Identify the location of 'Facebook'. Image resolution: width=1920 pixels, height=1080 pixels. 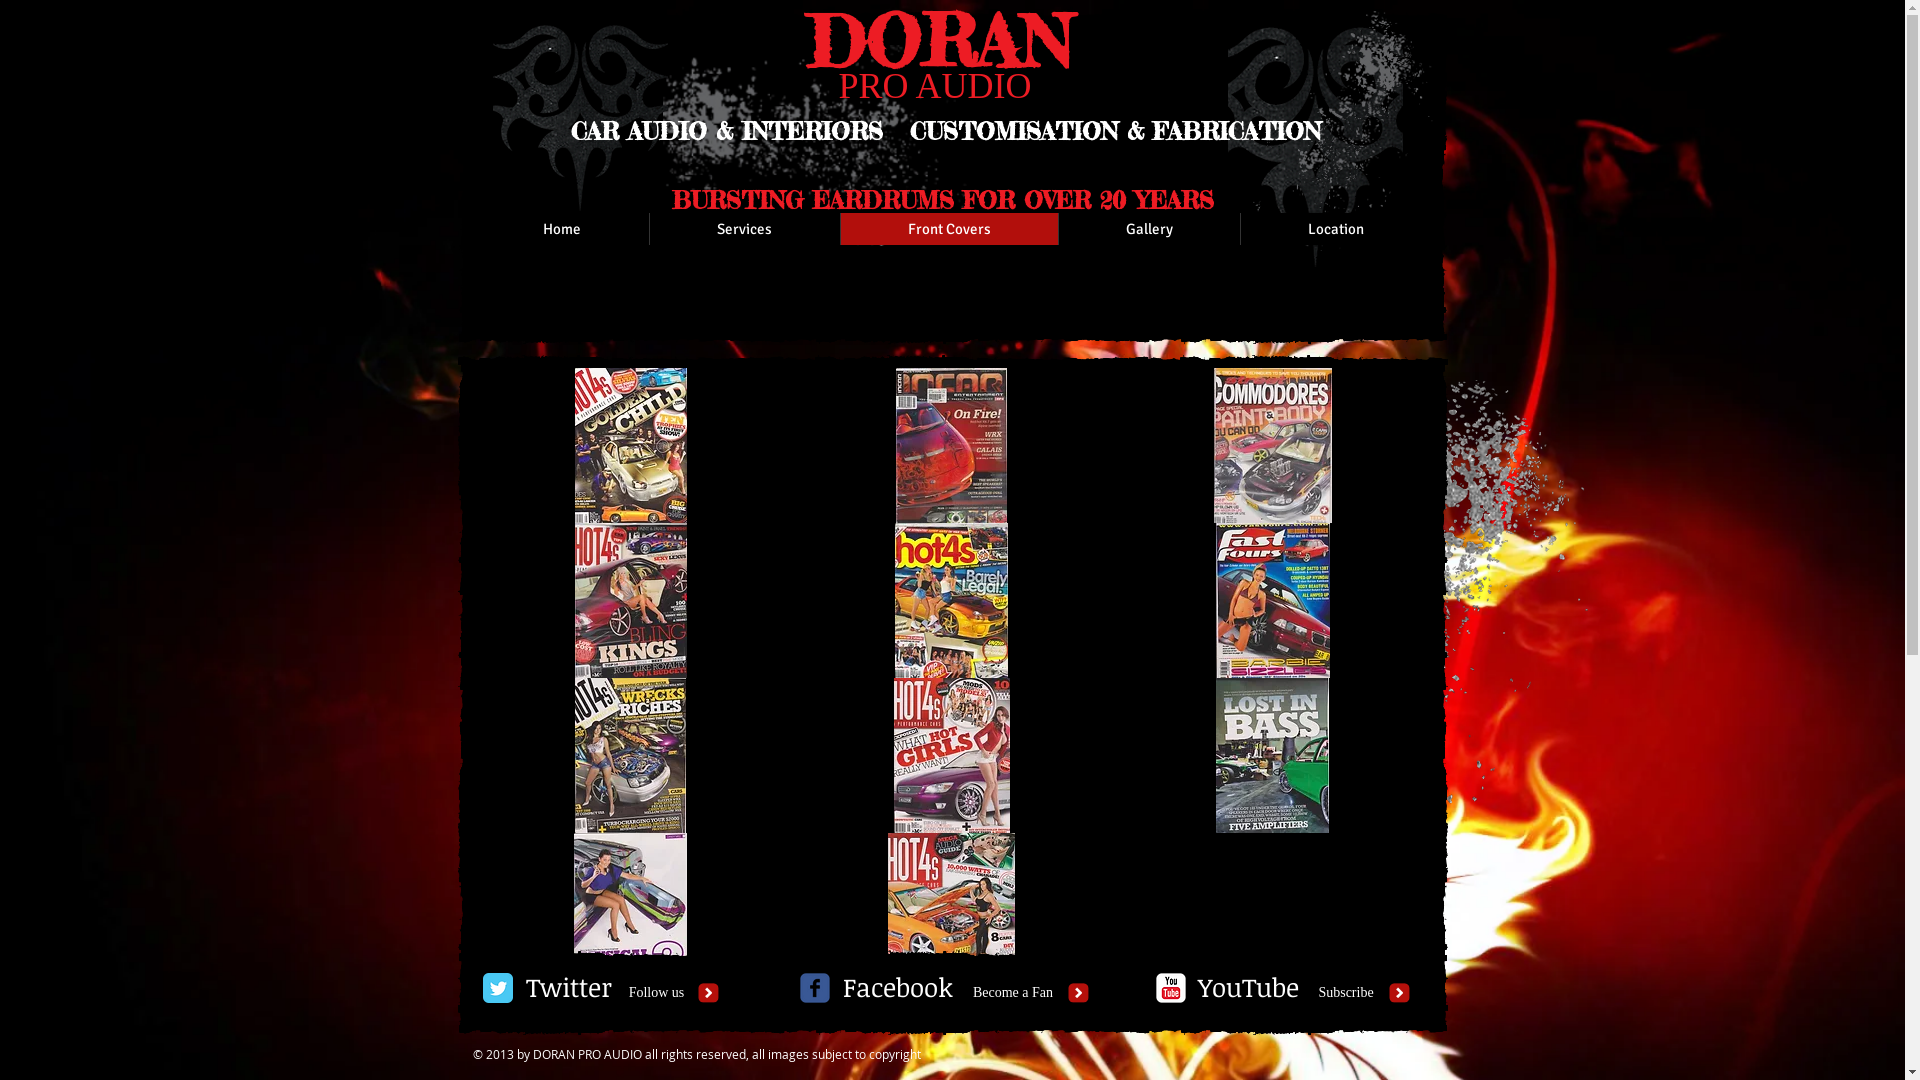
(896, 986).